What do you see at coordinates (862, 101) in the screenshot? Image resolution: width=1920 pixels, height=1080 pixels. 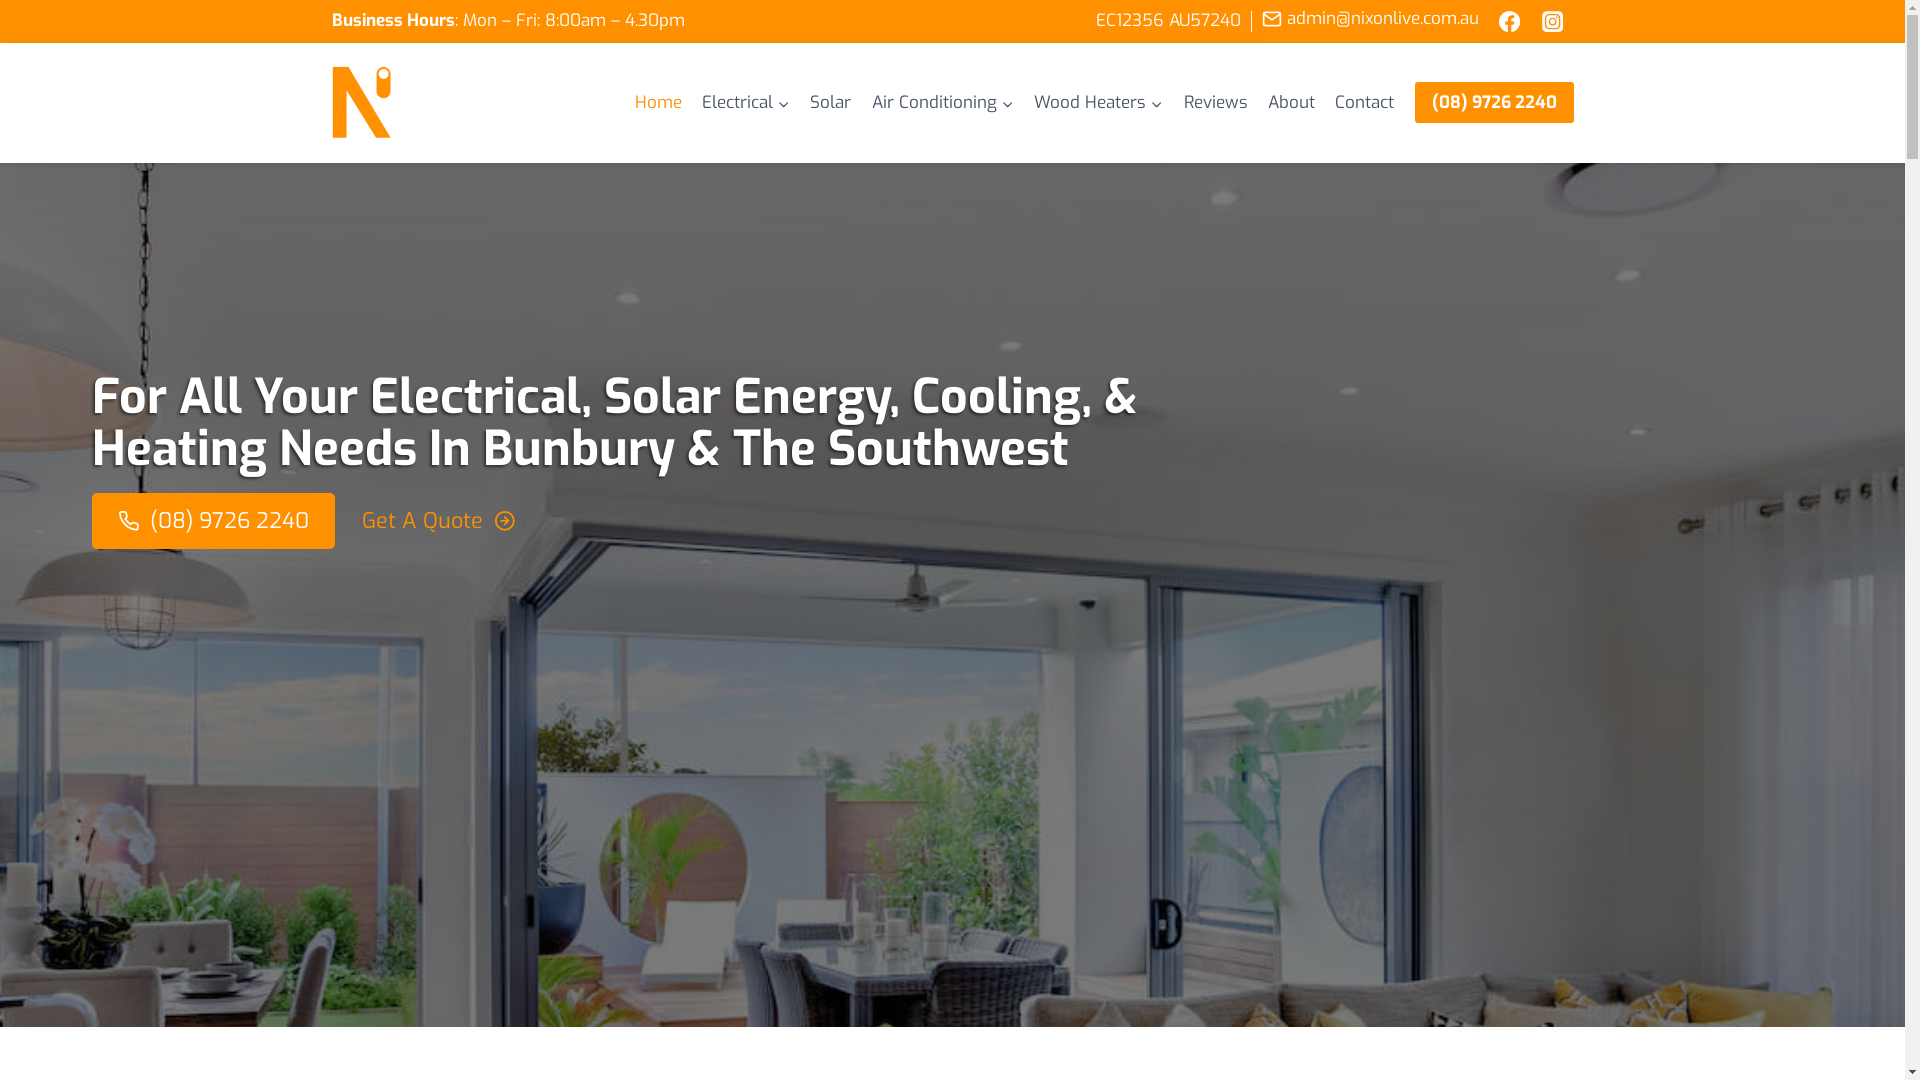 I see `'Air Conditioning'` at bounding box center [862, 101].